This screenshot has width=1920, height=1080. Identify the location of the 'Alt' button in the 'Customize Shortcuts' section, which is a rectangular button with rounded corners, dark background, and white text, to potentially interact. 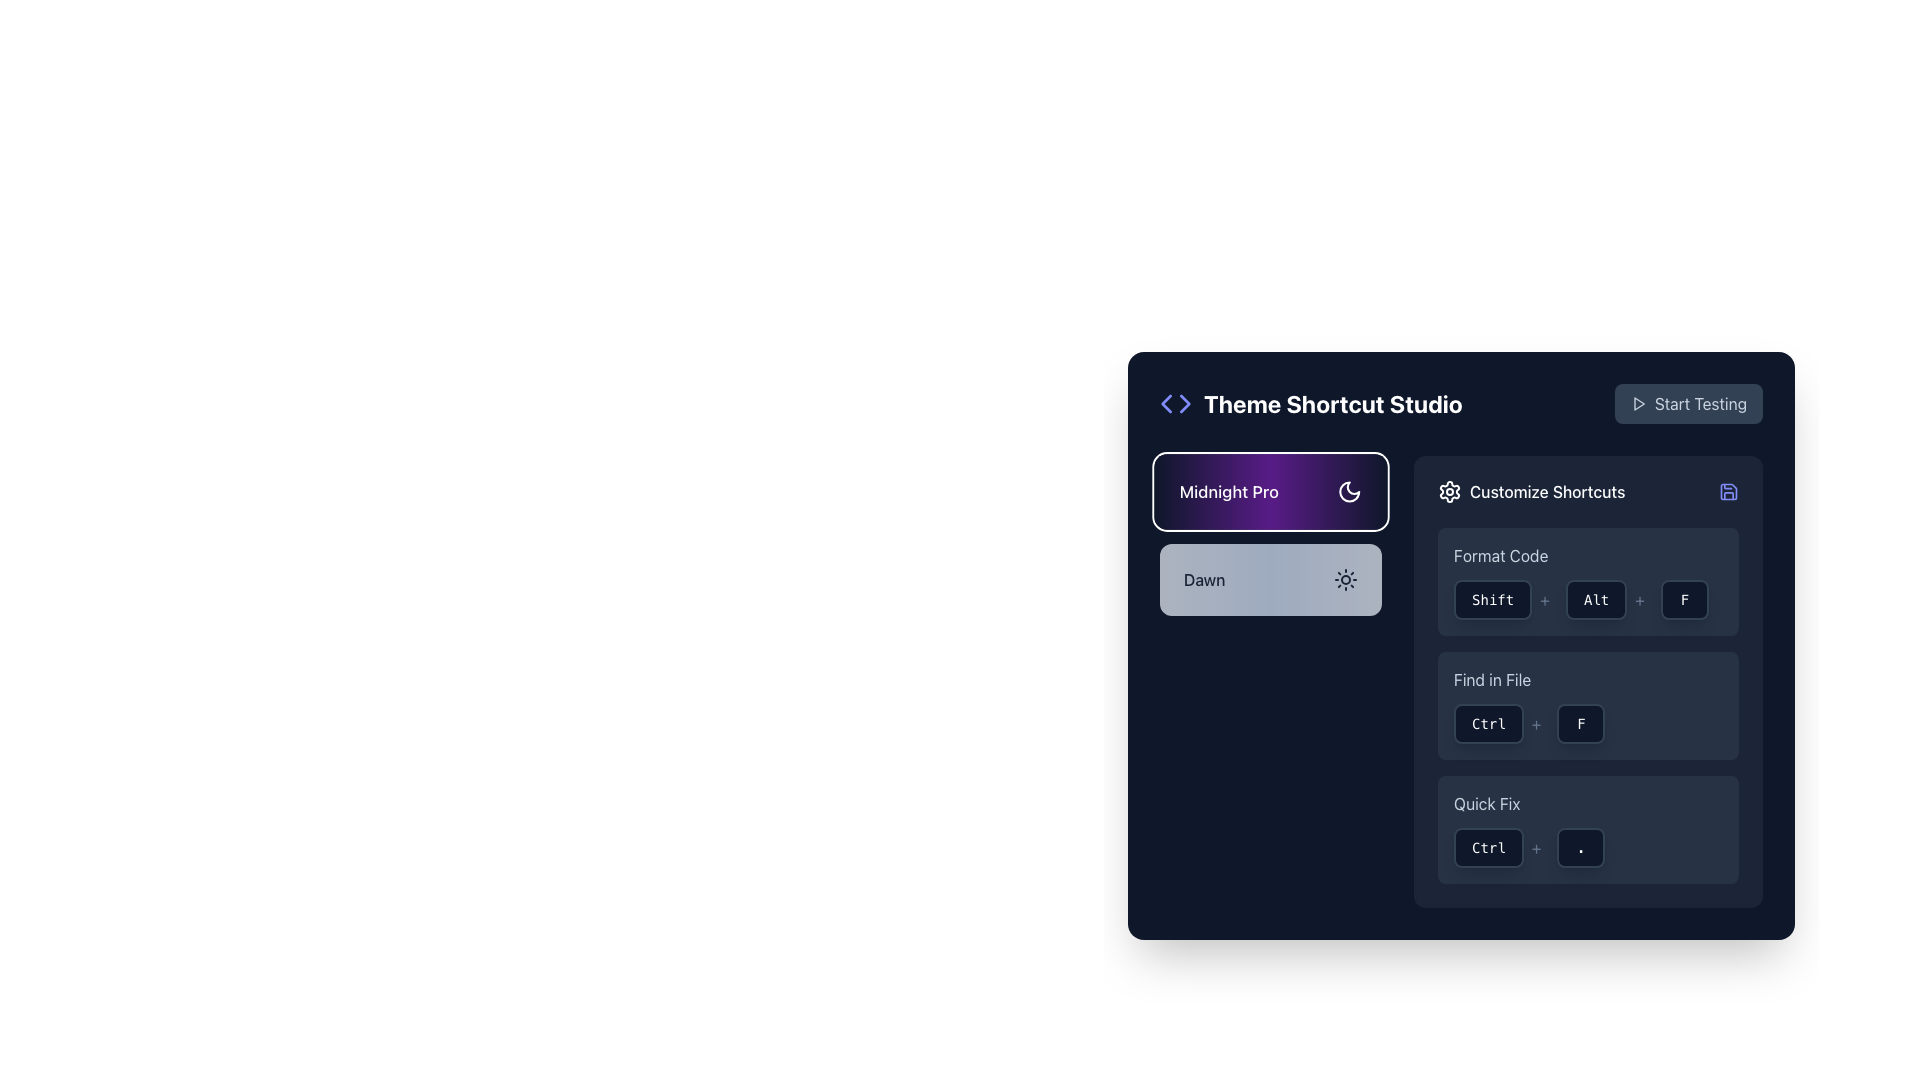
(1595, 599).